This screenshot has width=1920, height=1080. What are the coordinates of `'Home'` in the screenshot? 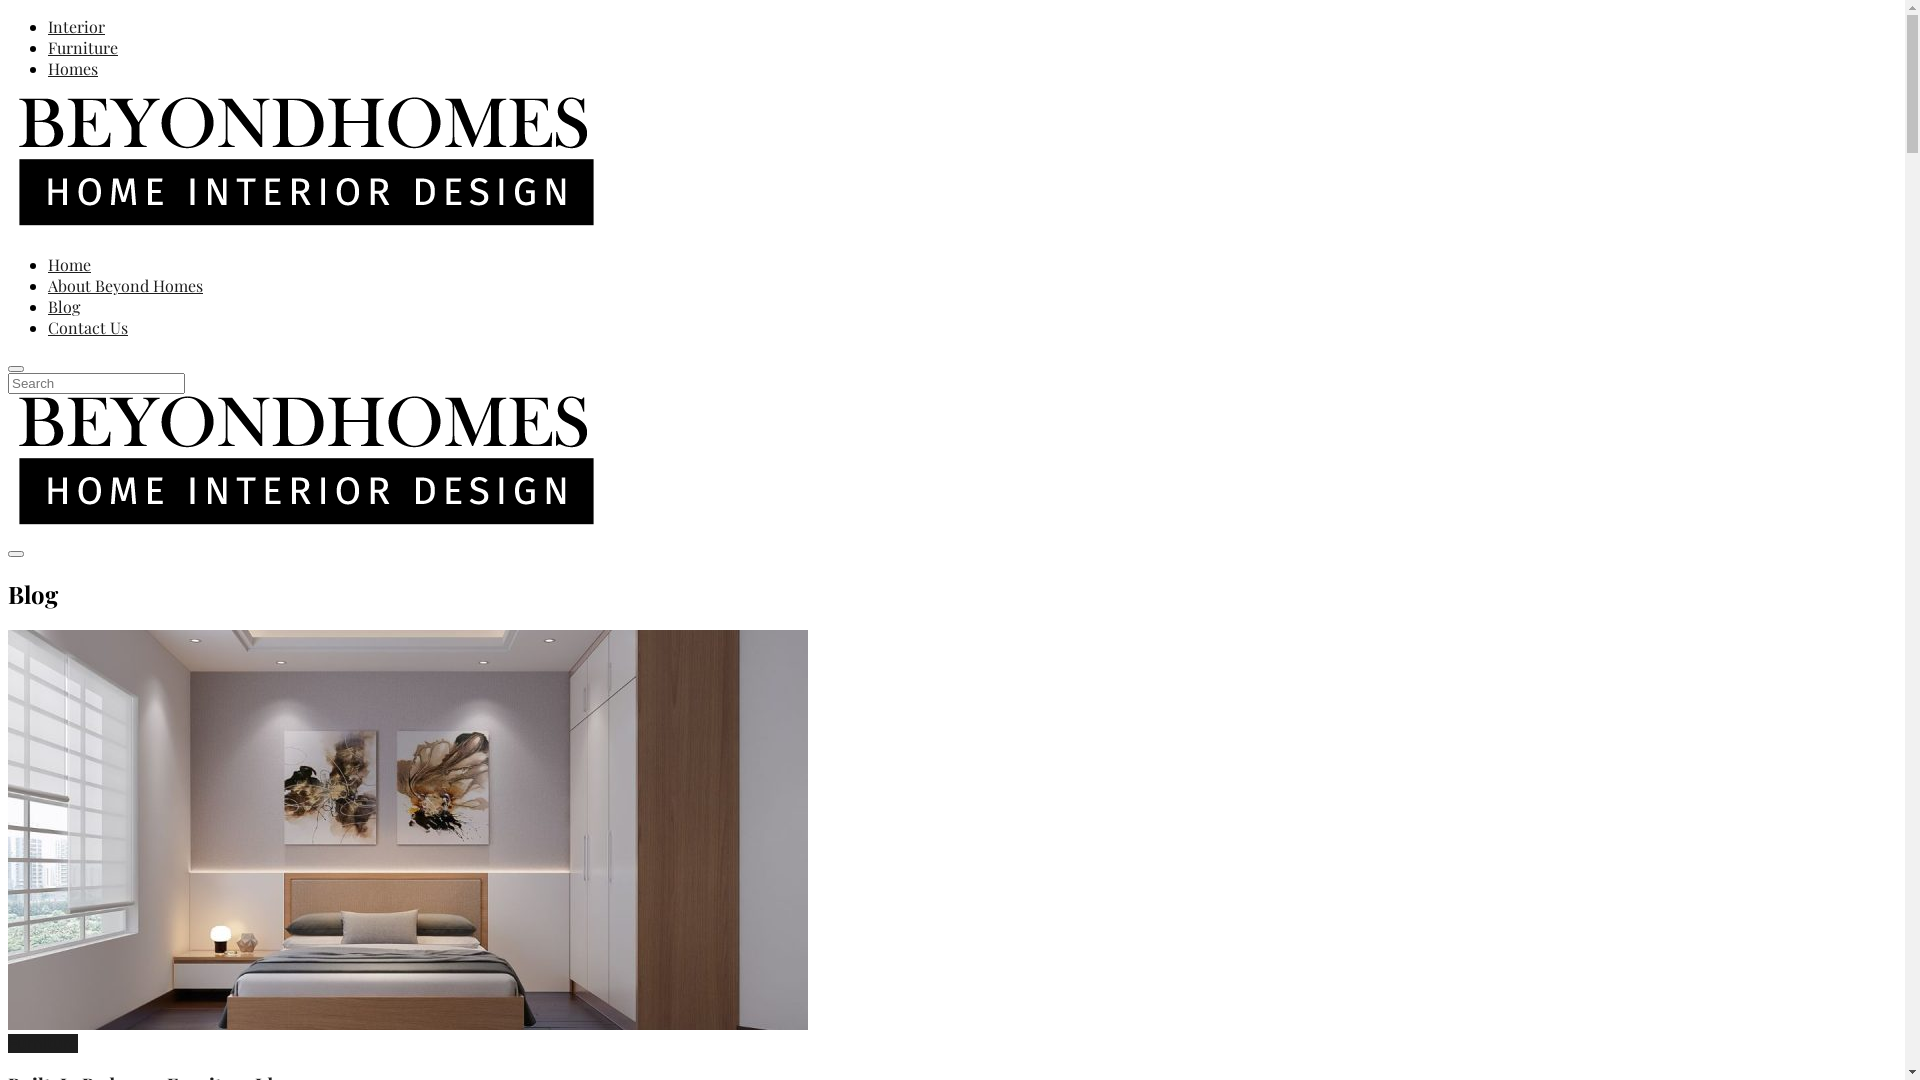 It's located at (69, 263).